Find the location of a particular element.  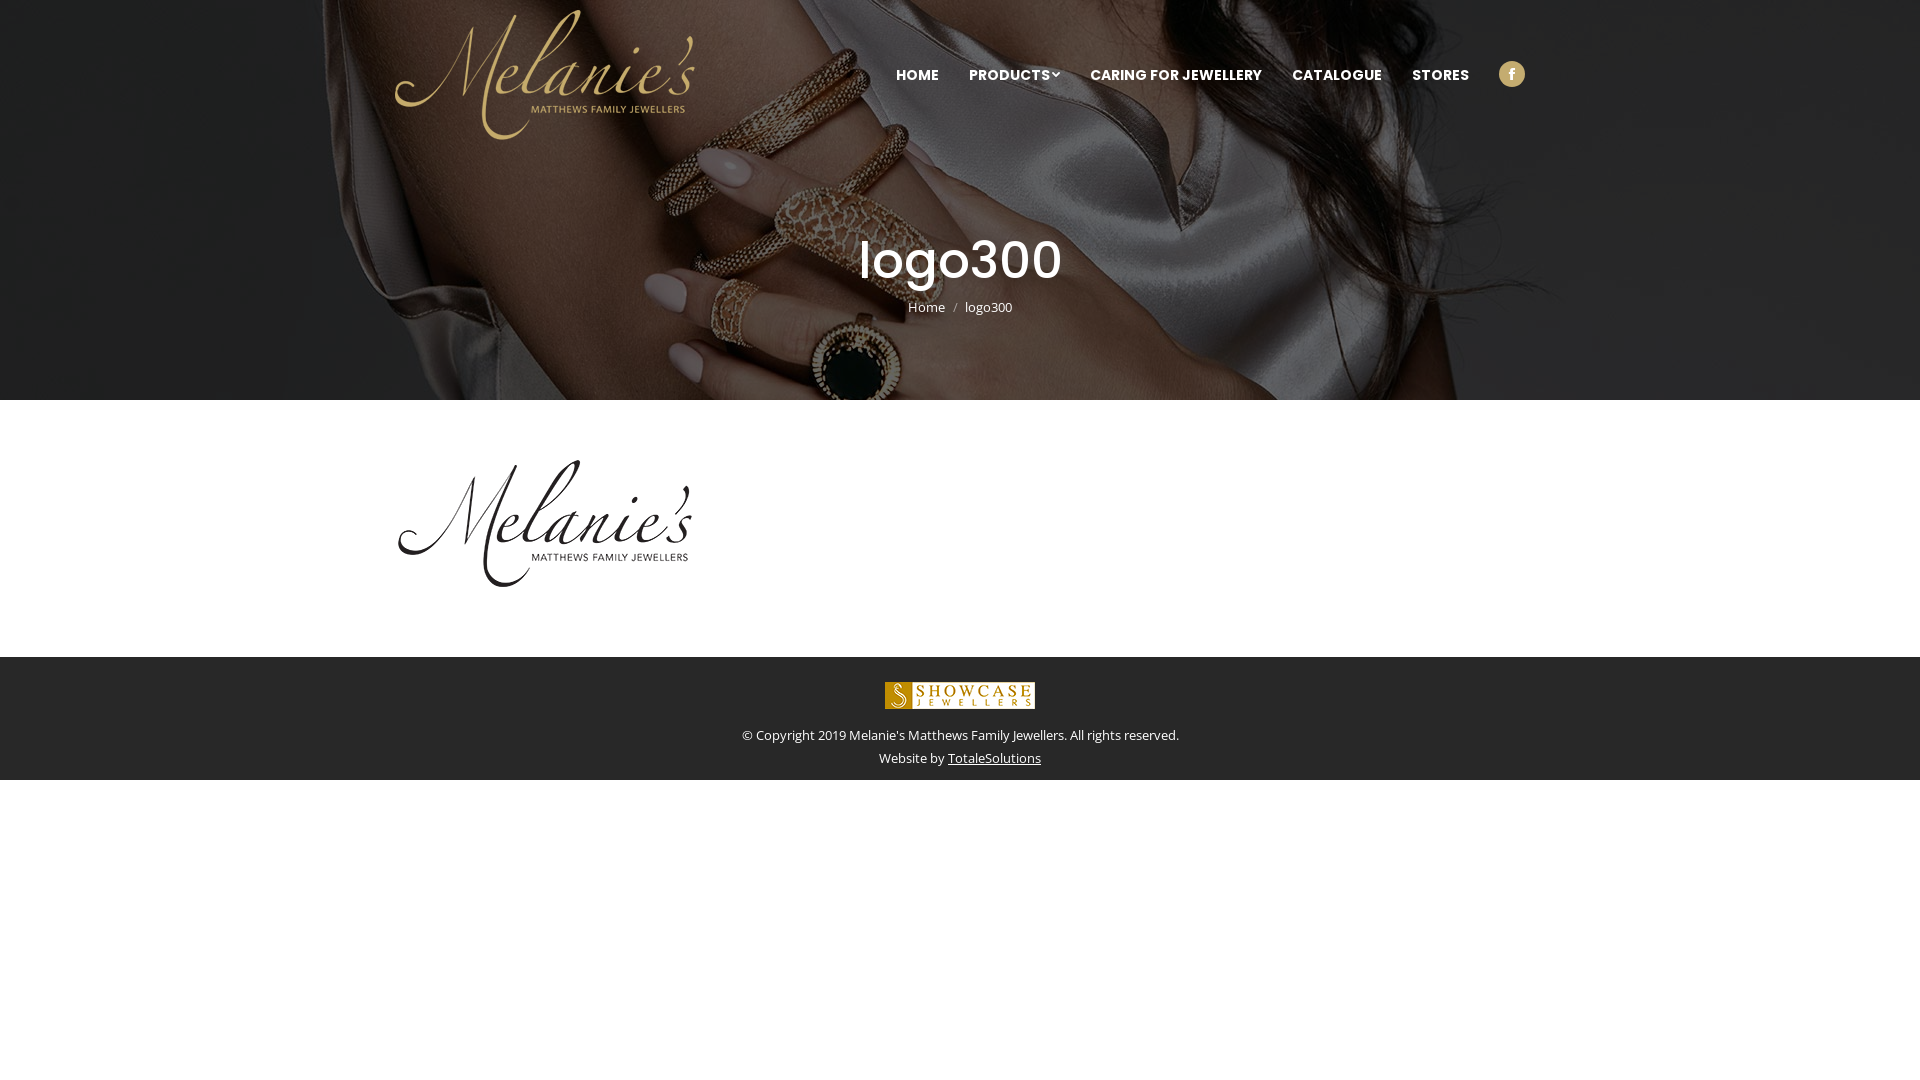

'Home' is located at coordinates (925, 307).